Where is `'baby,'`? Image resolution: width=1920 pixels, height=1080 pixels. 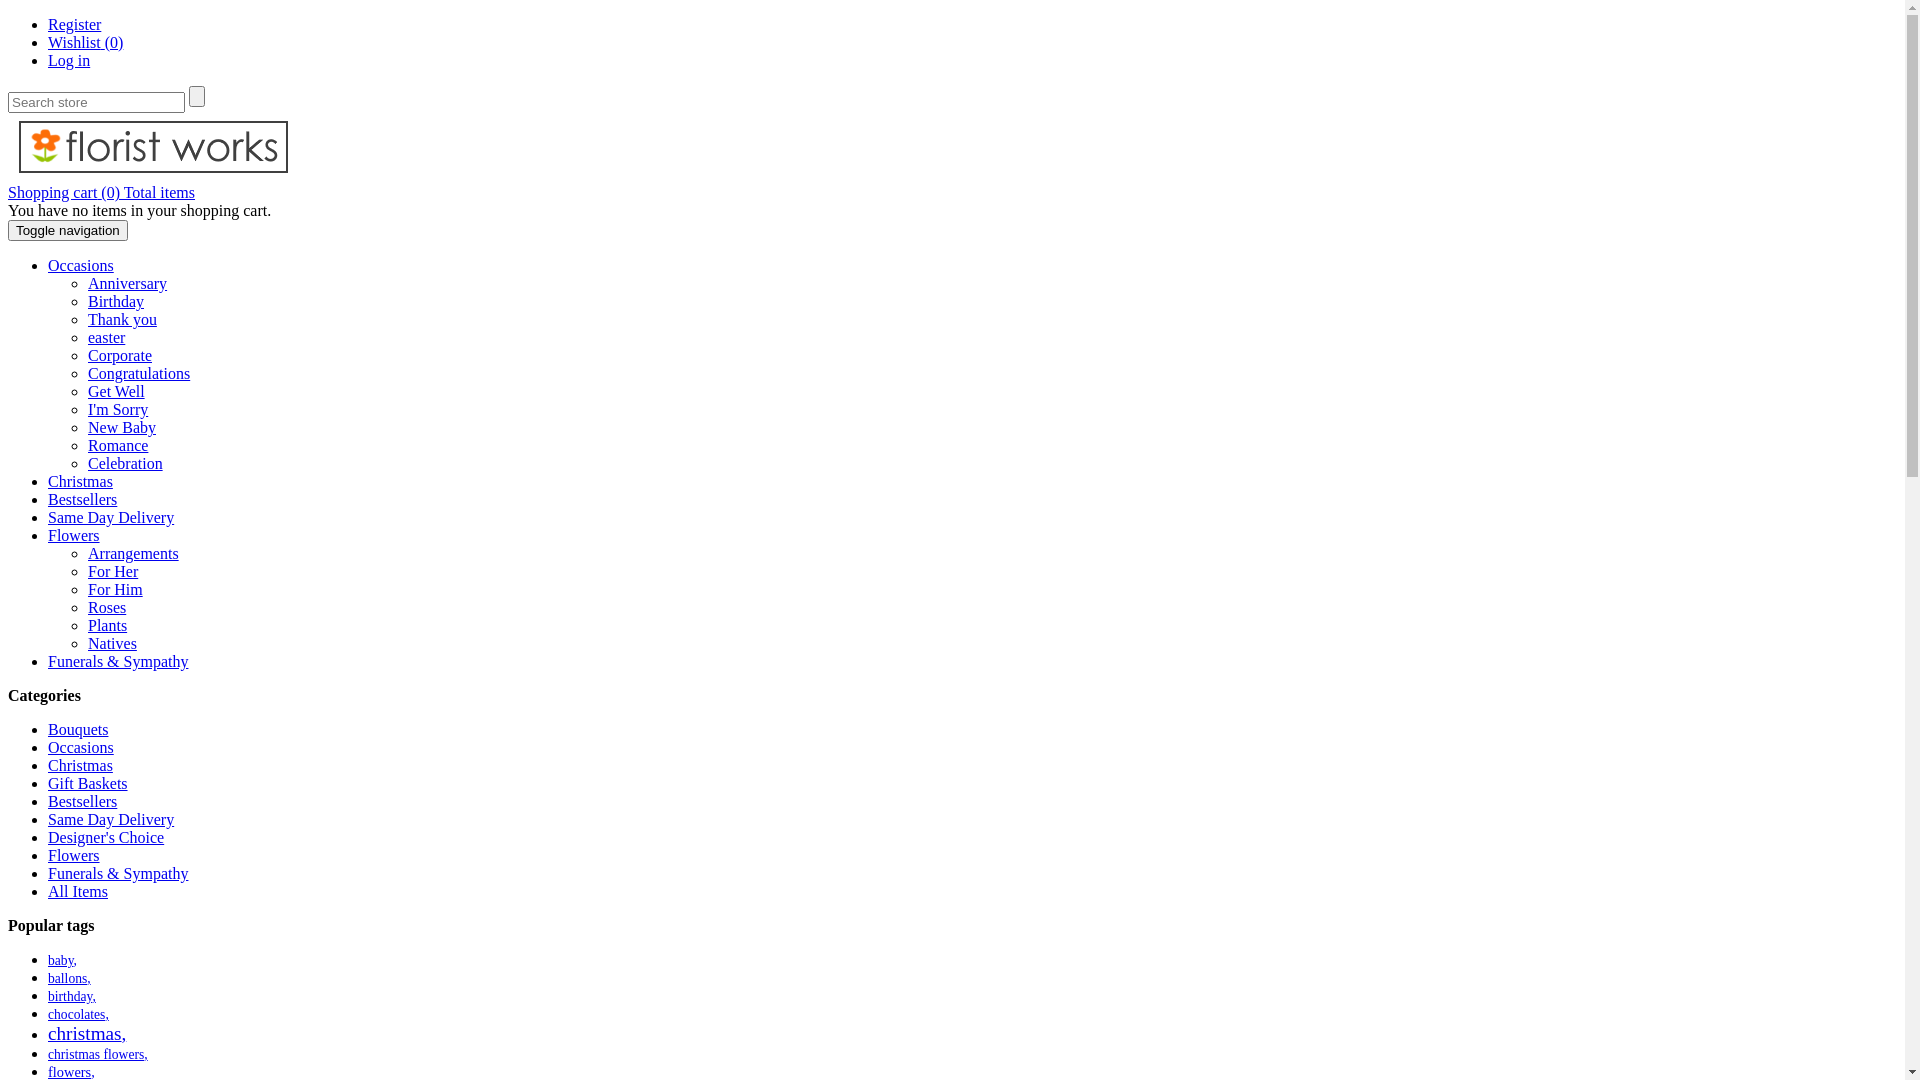
'baby,' is located at coordinates (62, 959).